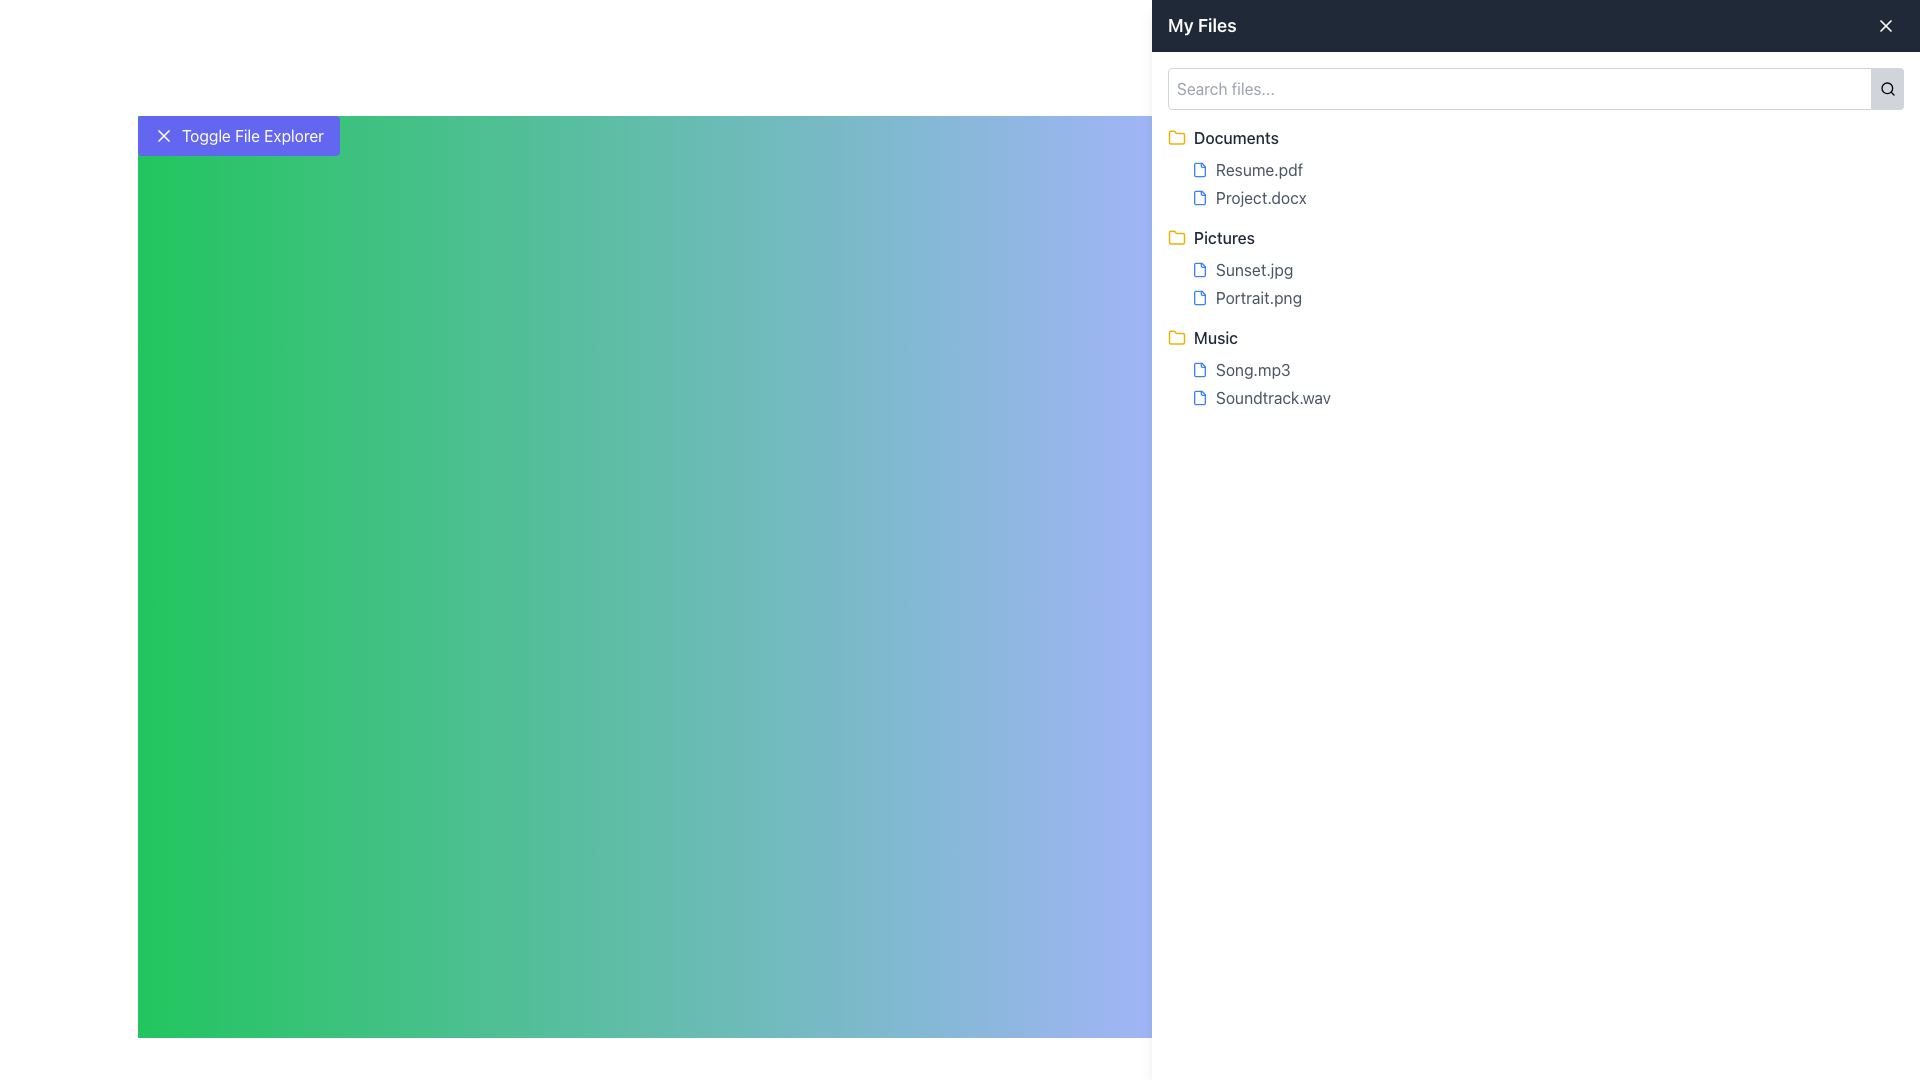 The image size is (1920, 1080). What do you see at coordinates (1886, 87) in the screenshot?
I see `the search icon located in the upper-right corner of the 'My Files' panel to activate a tooltip for more information` at bounding box center [1886, 87].